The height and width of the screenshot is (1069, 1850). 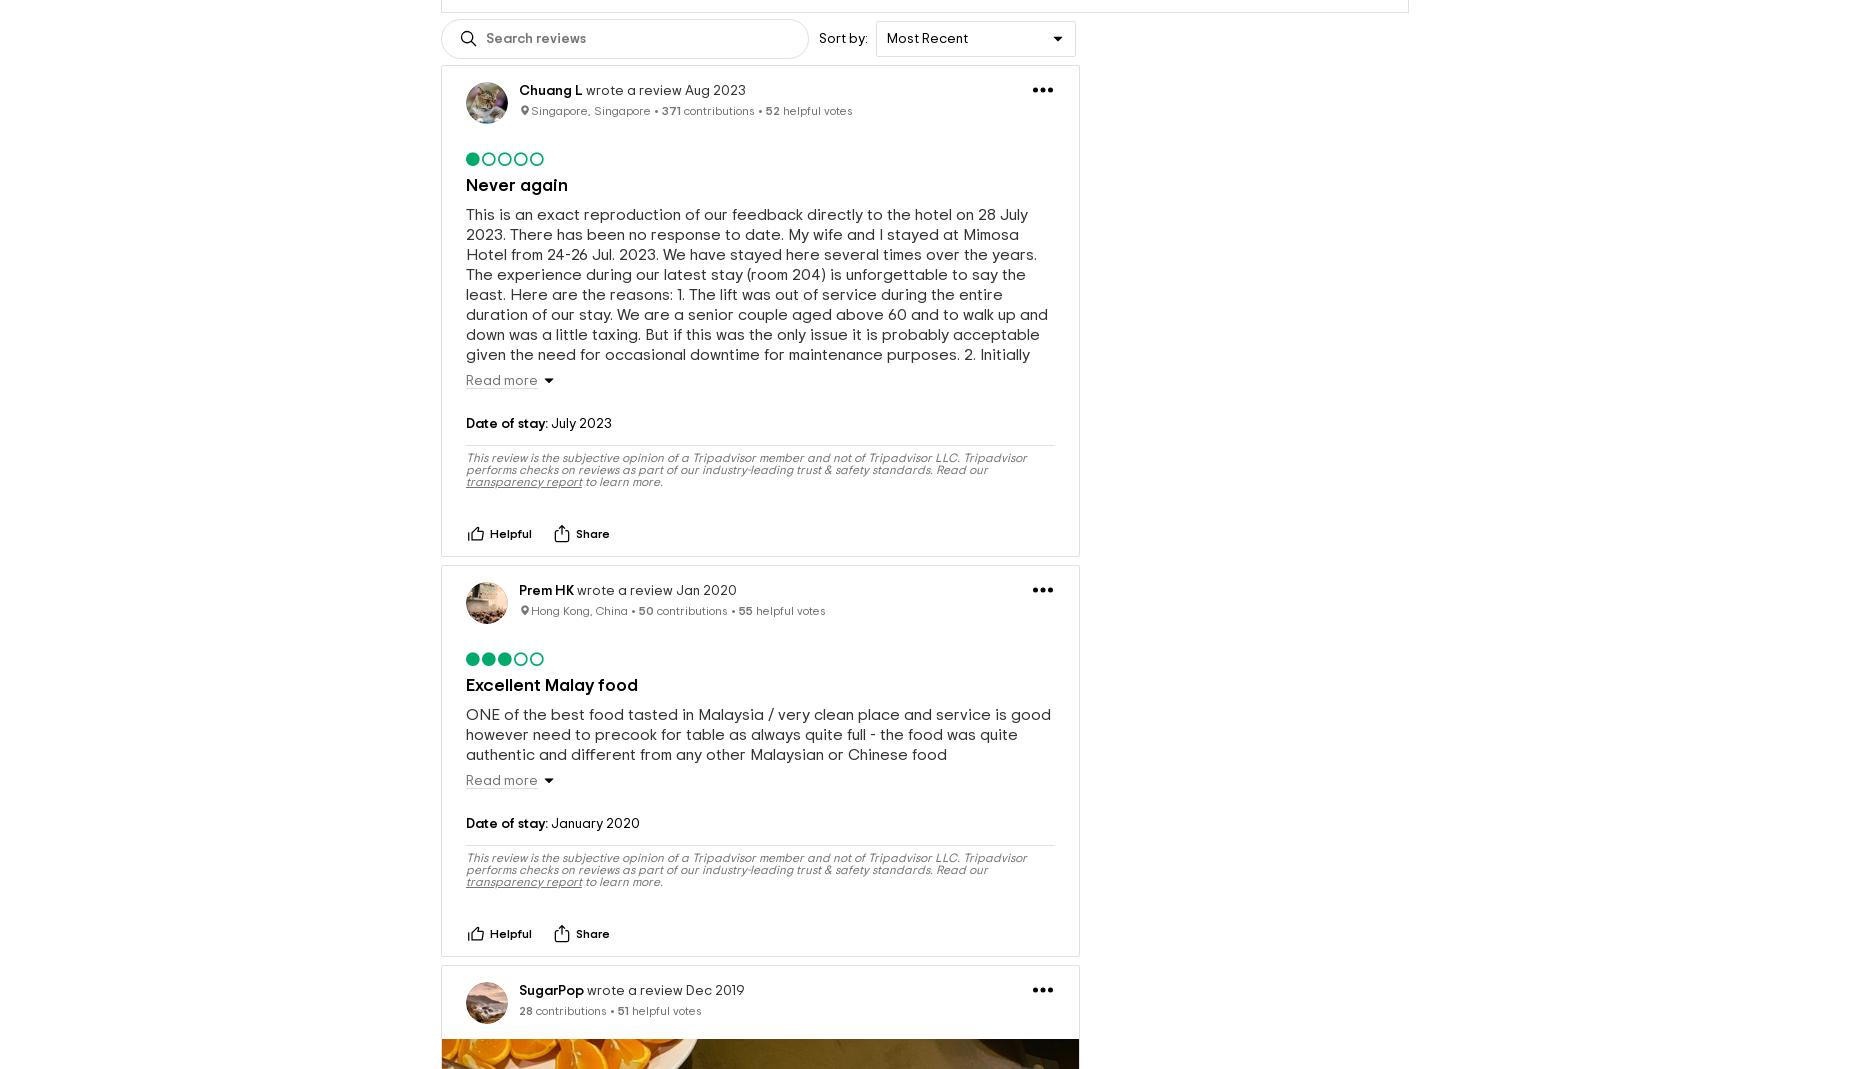 What do you see at coordinates (646, 609) in the screenshot?
I see `'50'` at bounding box center [646, 609].